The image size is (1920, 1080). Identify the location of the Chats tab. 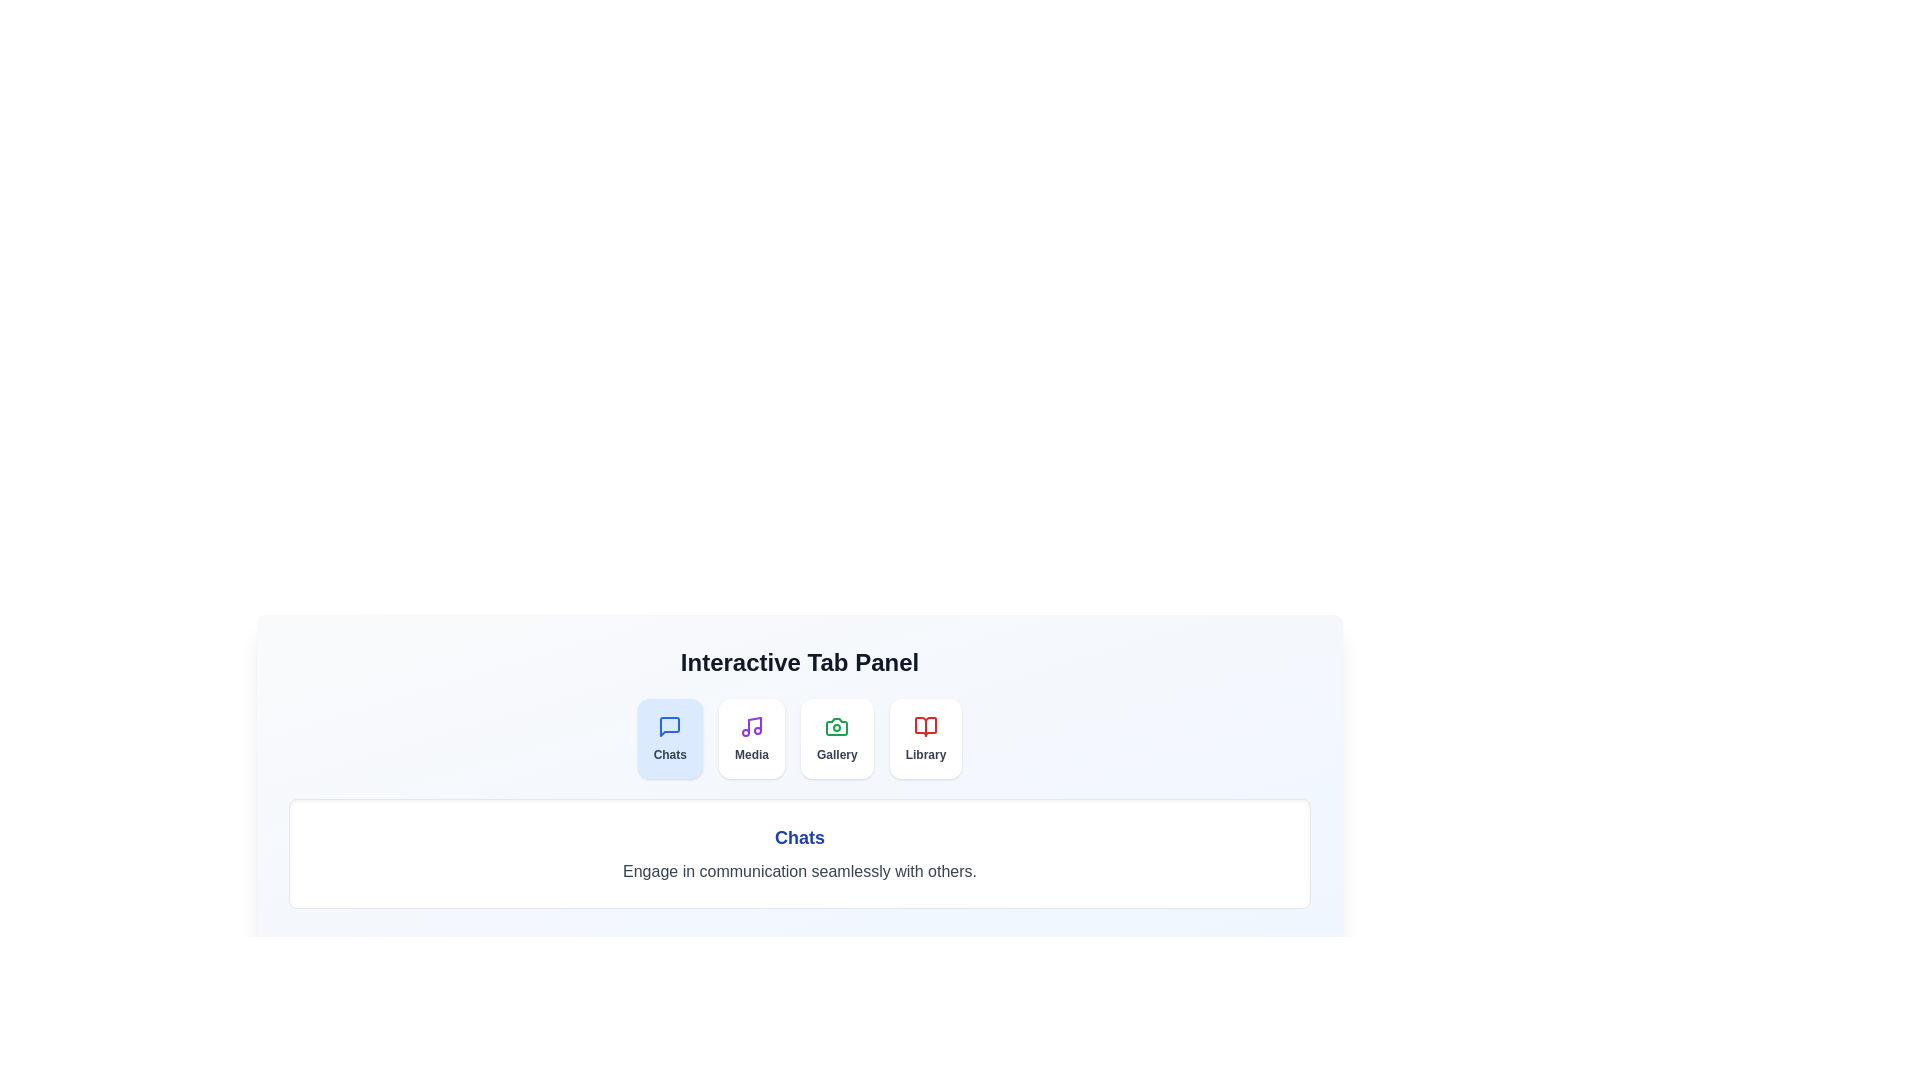
(670, 739).